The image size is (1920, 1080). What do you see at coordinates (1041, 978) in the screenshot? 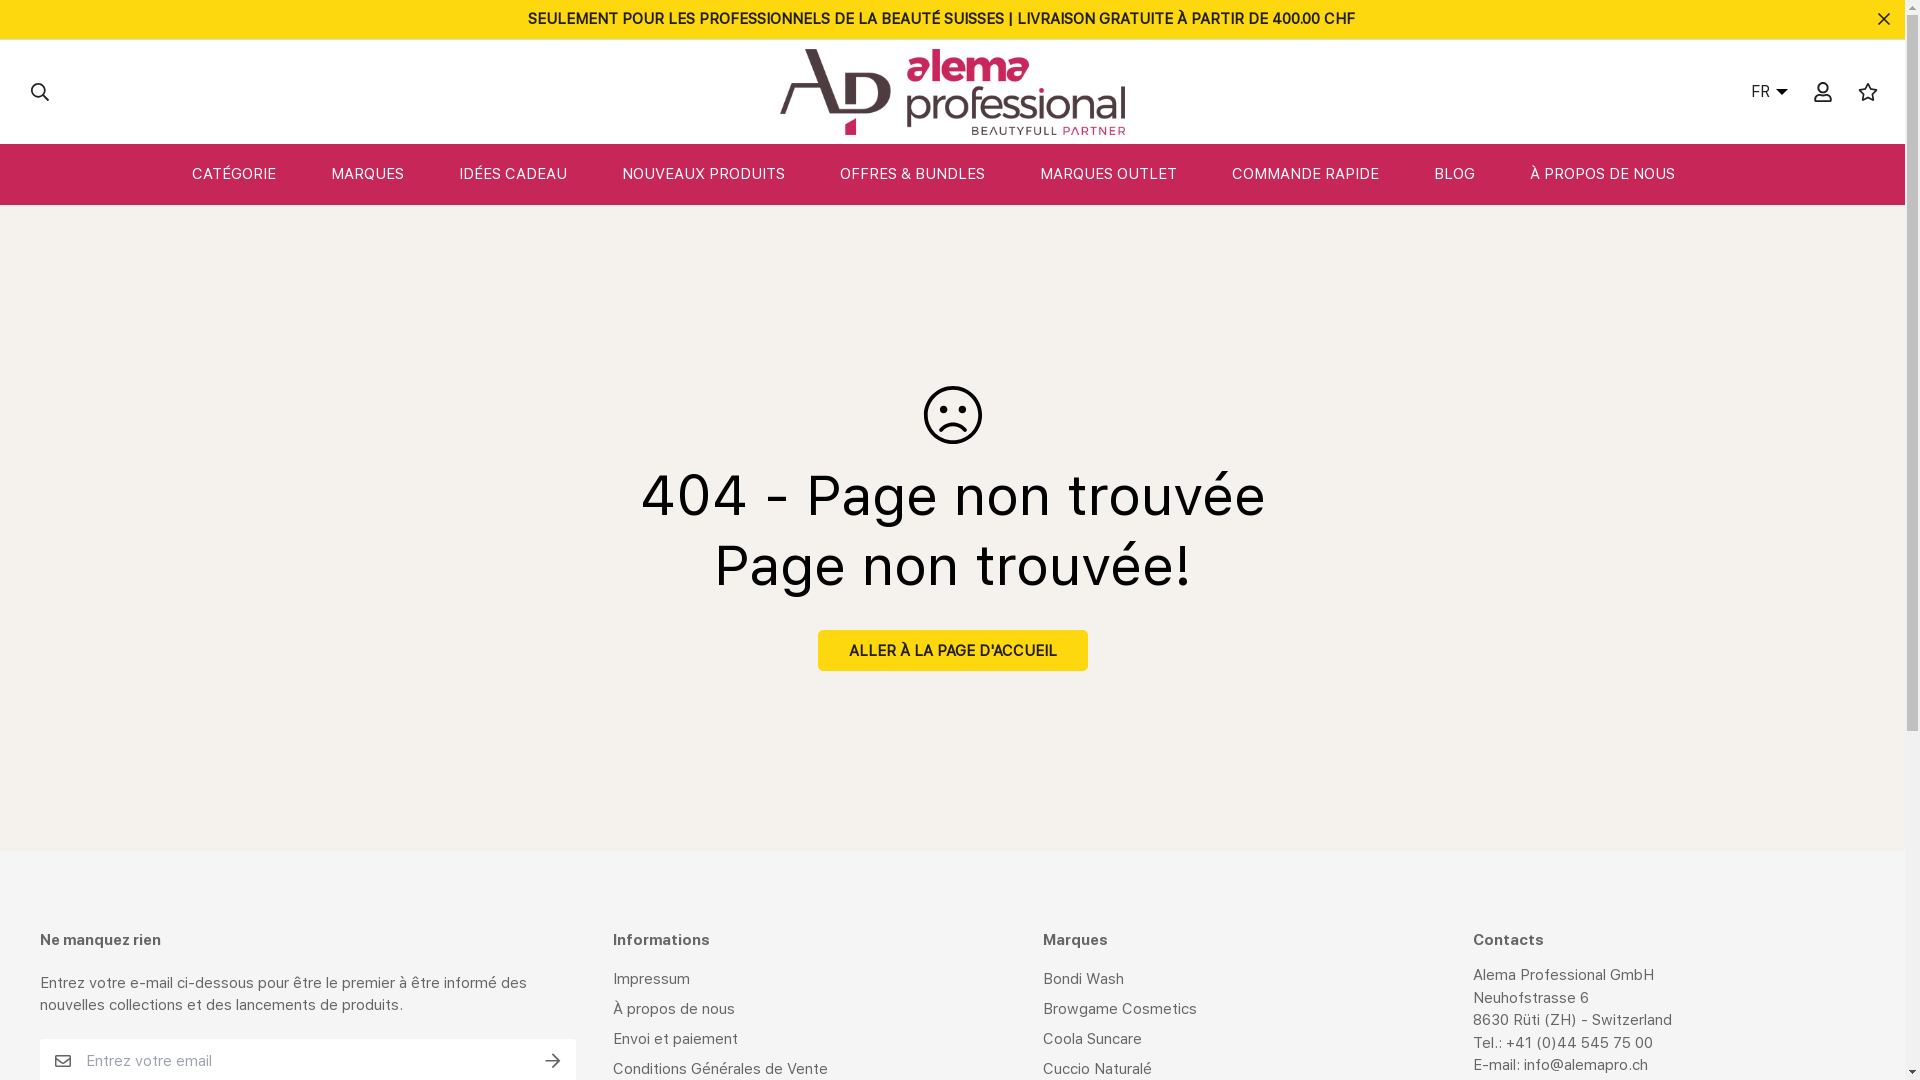
I see `'Bondi Wash'` at bounding box center [1041, 978].